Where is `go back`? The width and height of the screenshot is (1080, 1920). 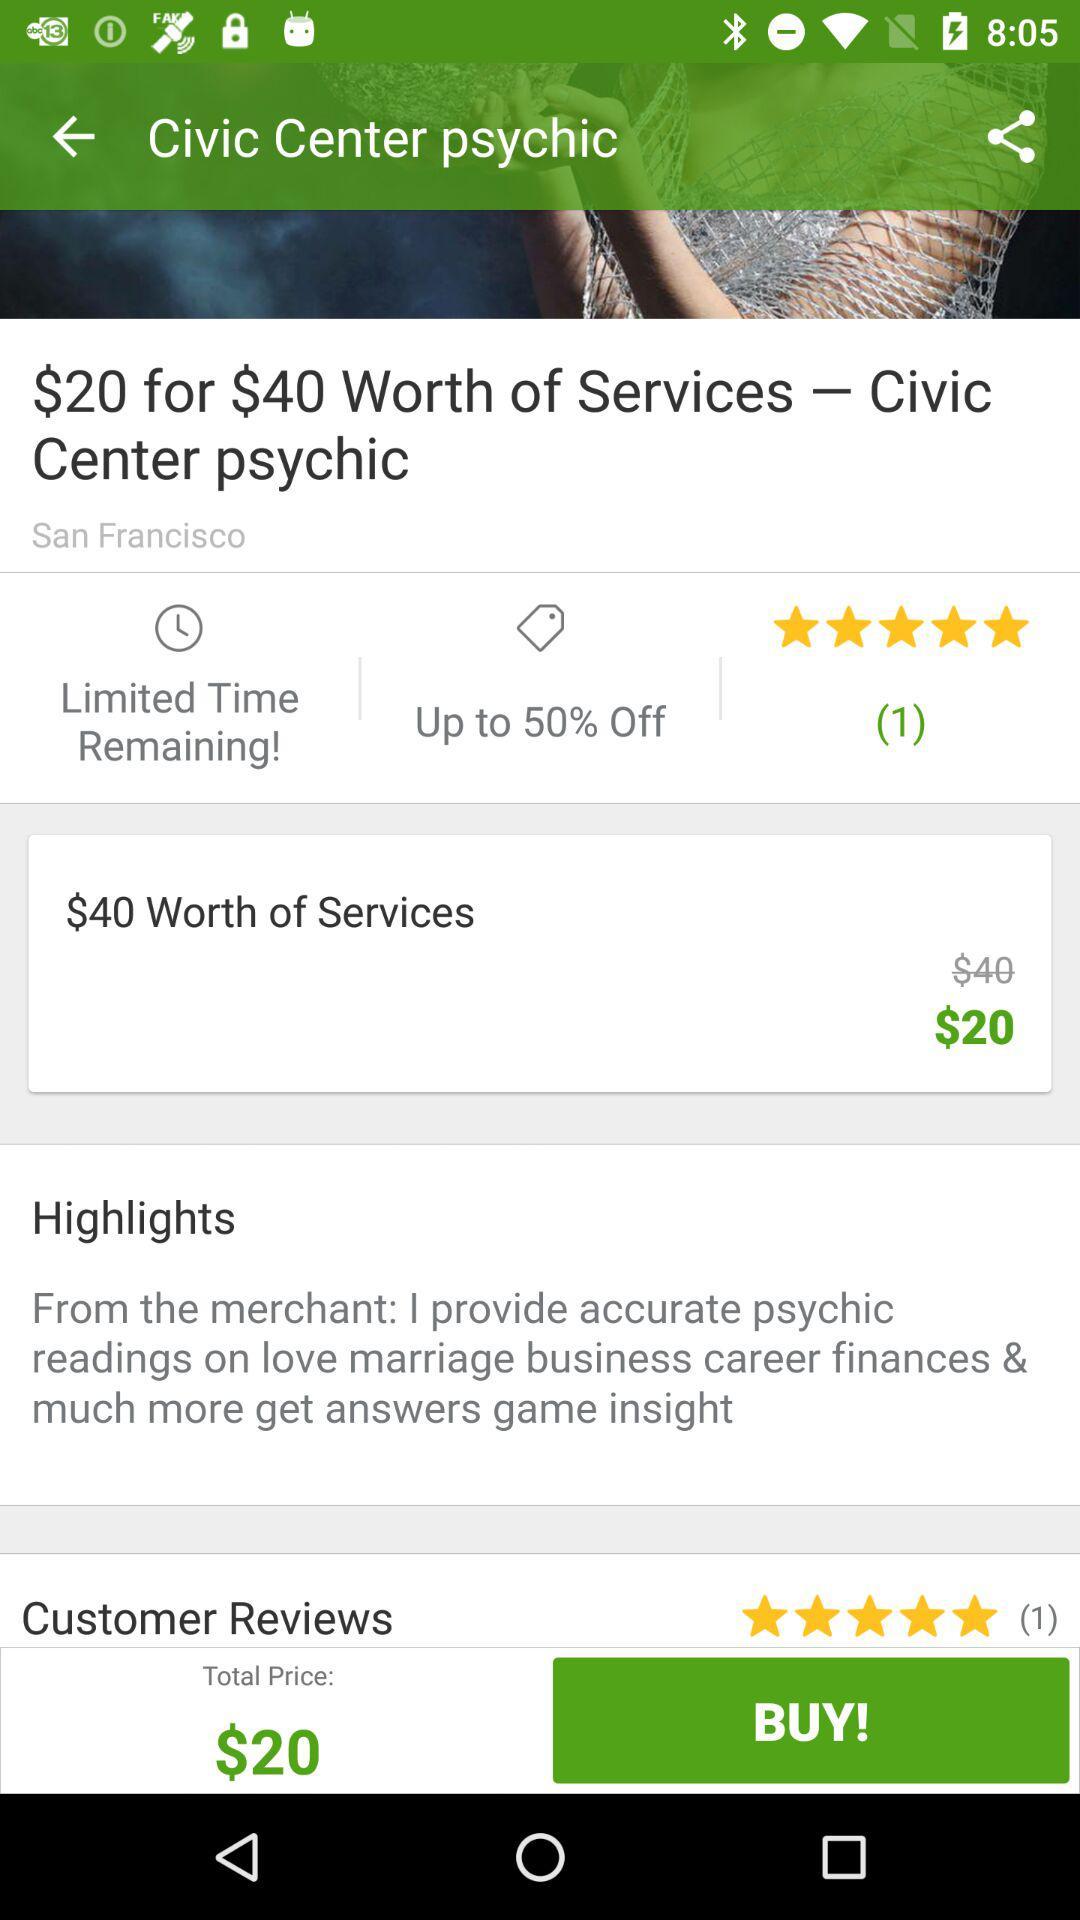 go back is located at coordinates (540, 190).